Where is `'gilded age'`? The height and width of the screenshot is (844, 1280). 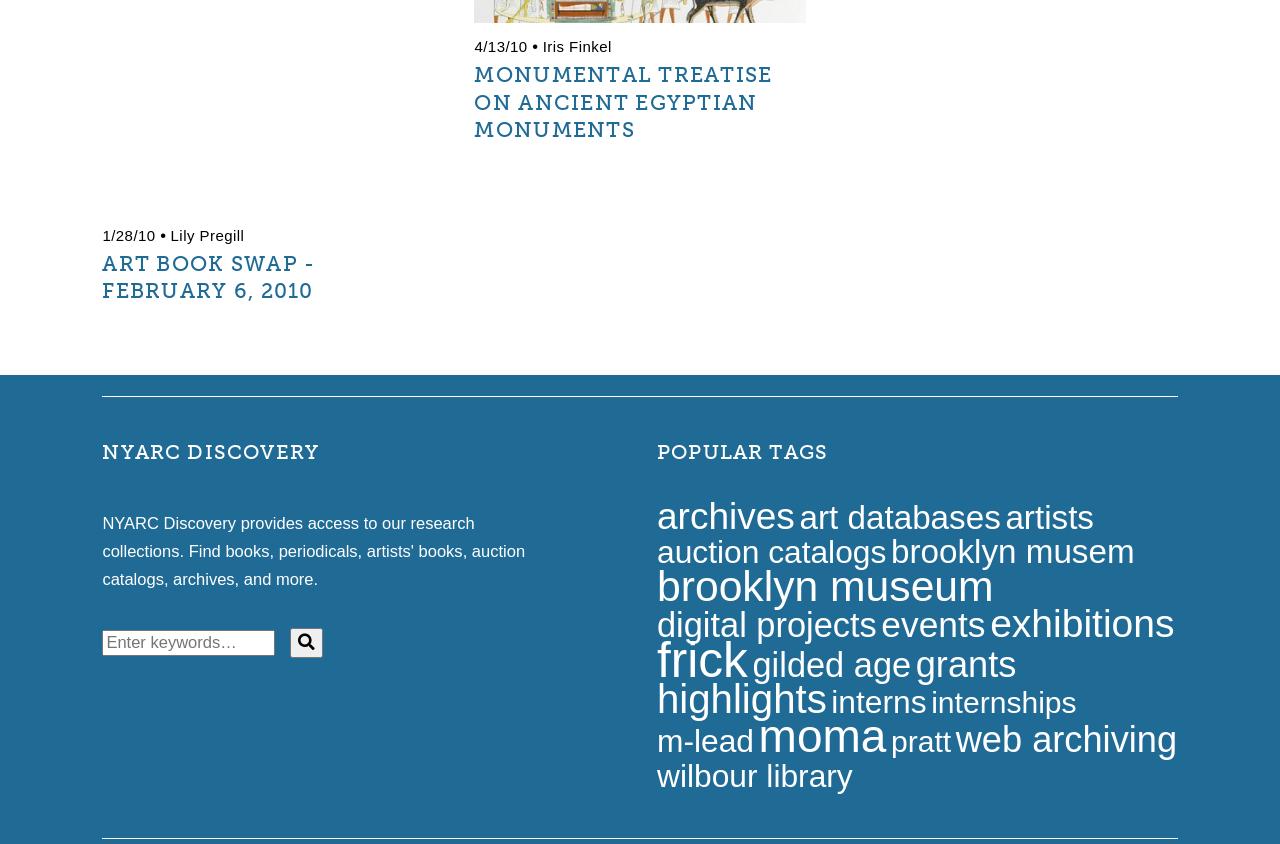 'gilded age' is located at coordinates (831, 663).